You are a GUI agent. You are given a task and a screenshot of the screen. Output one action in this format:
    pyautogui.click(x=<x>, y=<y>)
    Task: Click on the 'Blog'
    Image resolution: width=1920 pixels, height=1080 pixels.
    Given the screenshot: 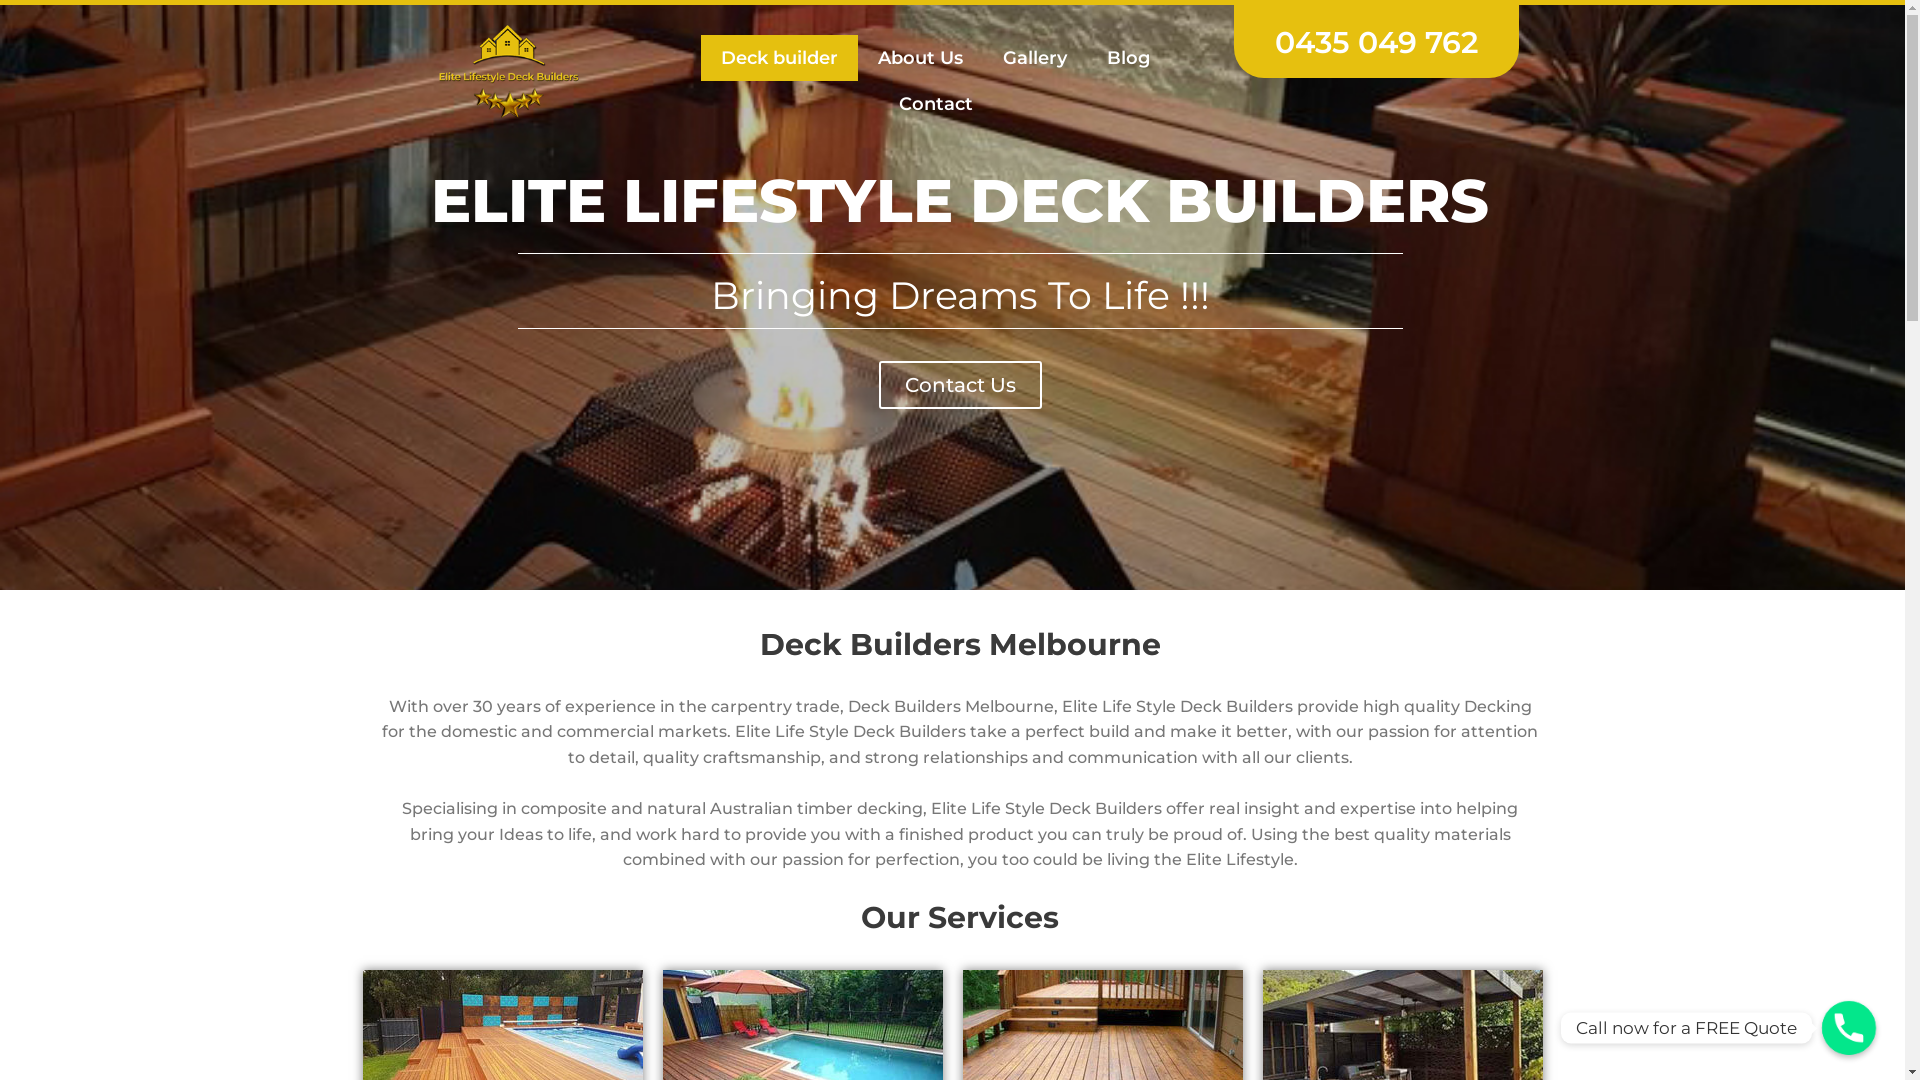 What is the action you would take?
    pyautogui.click(x=1128, y=56)
    